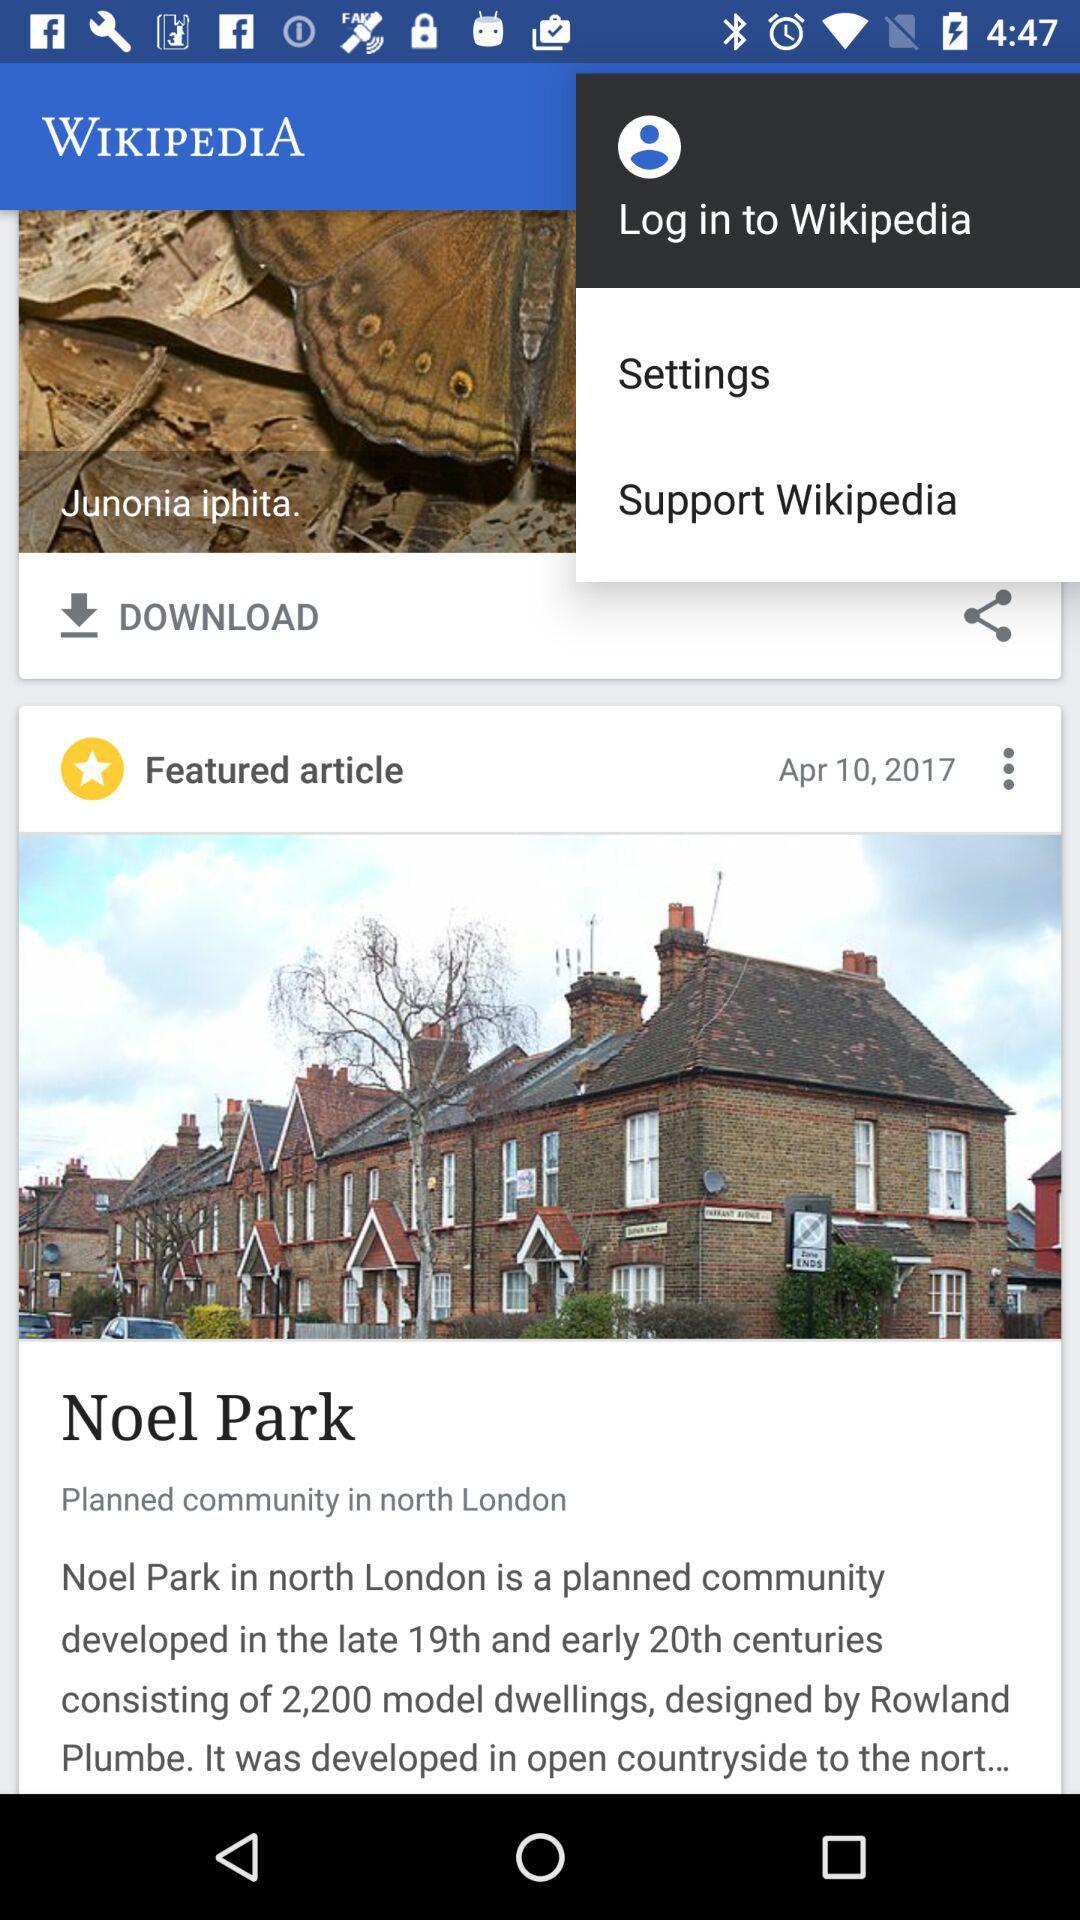 The height and width of the screenshot is (1920, 1080). I want to click on settings icon, so click(828, 372).